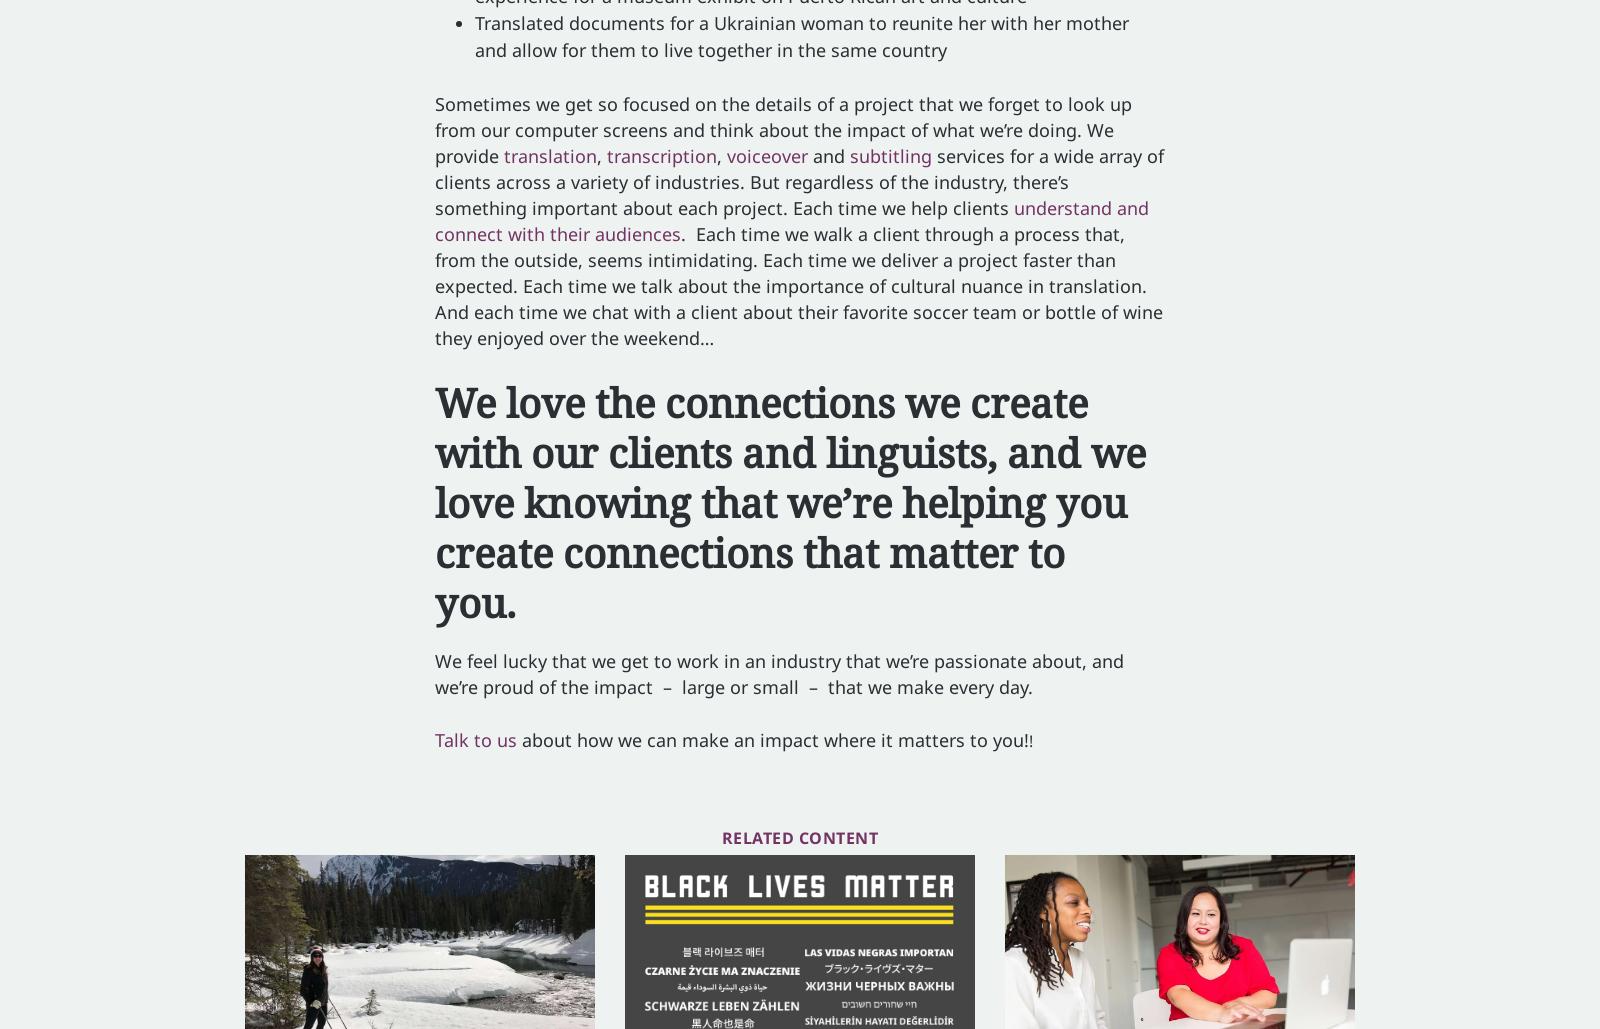 This screenshot has height=1029, width=1600. What do you see at coordinates (720, 837) in the screenshot?
I see `'Related Content'` at bounding box center [720, 837].